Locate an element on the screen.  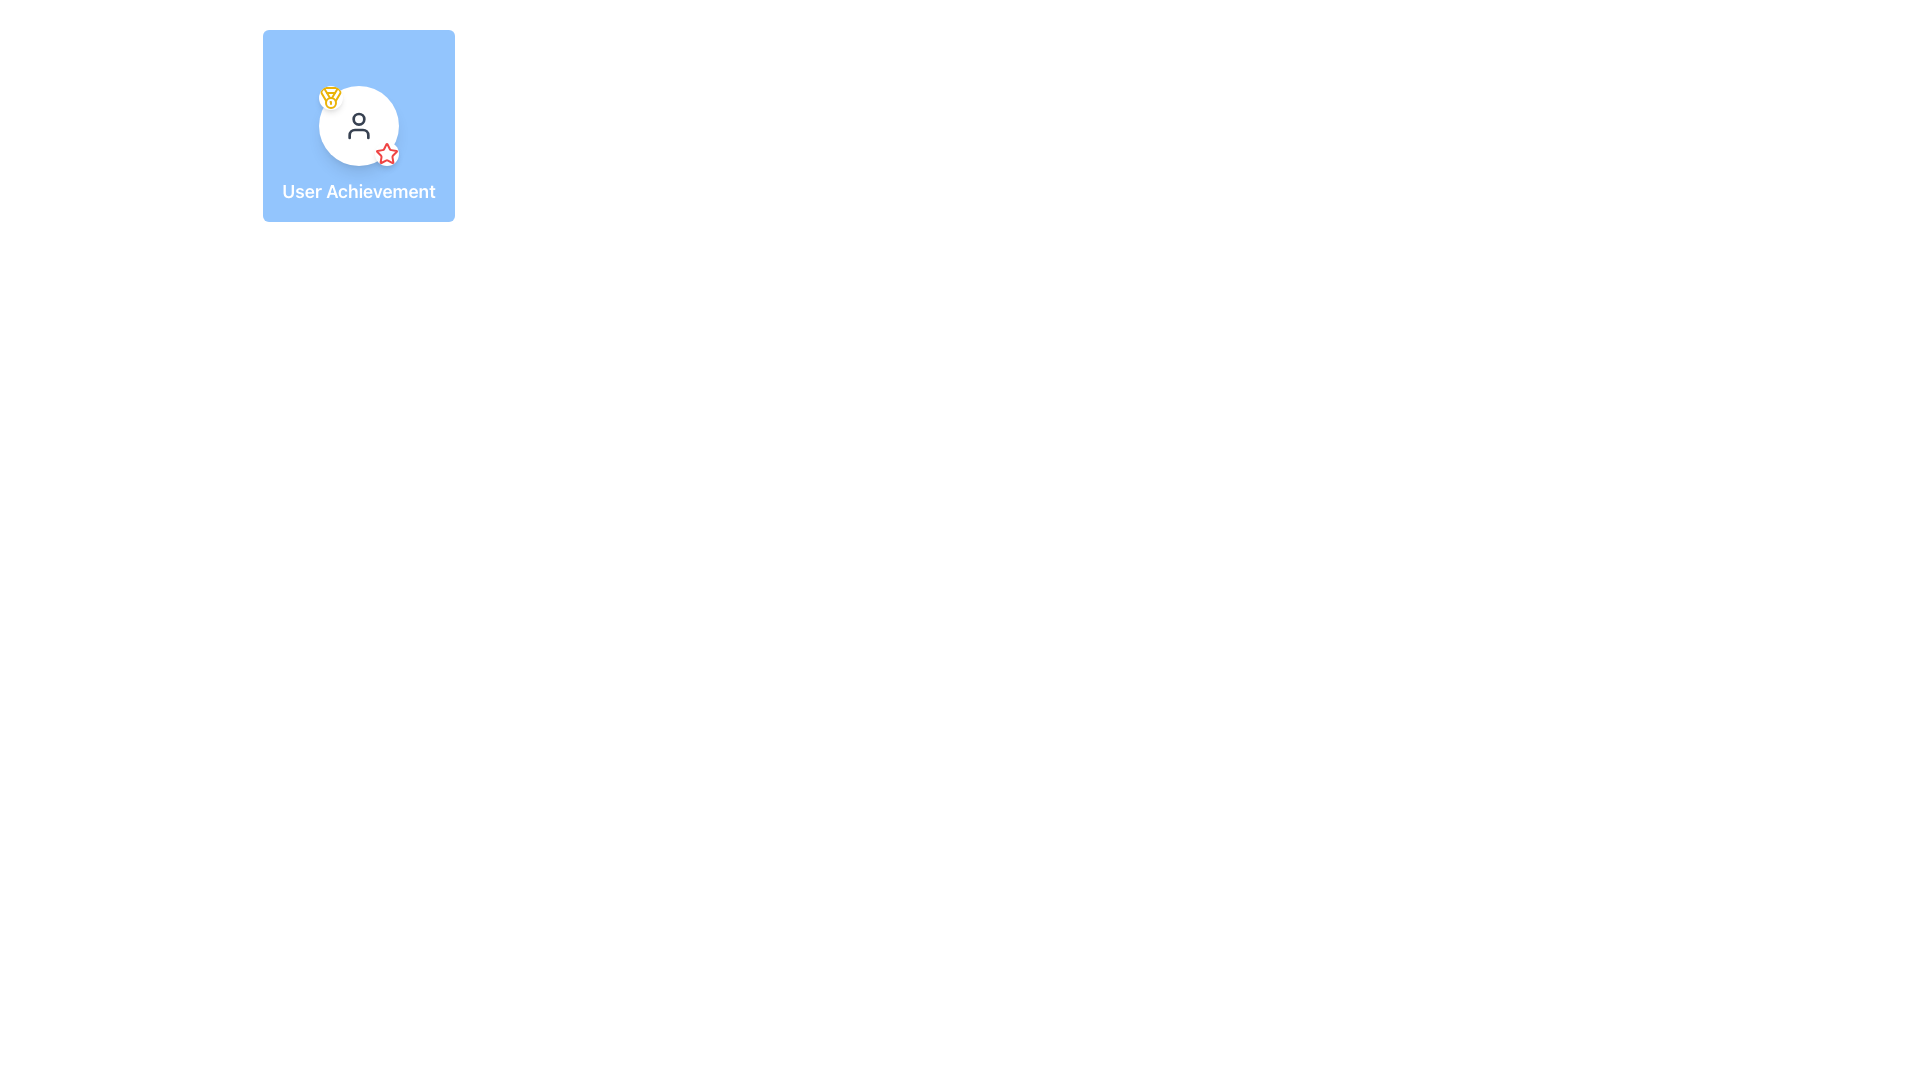
the user profile icon, which is visually represented within a circular element inside a blue square labeled 'User Achievement' is located at coordinates (359, 126).